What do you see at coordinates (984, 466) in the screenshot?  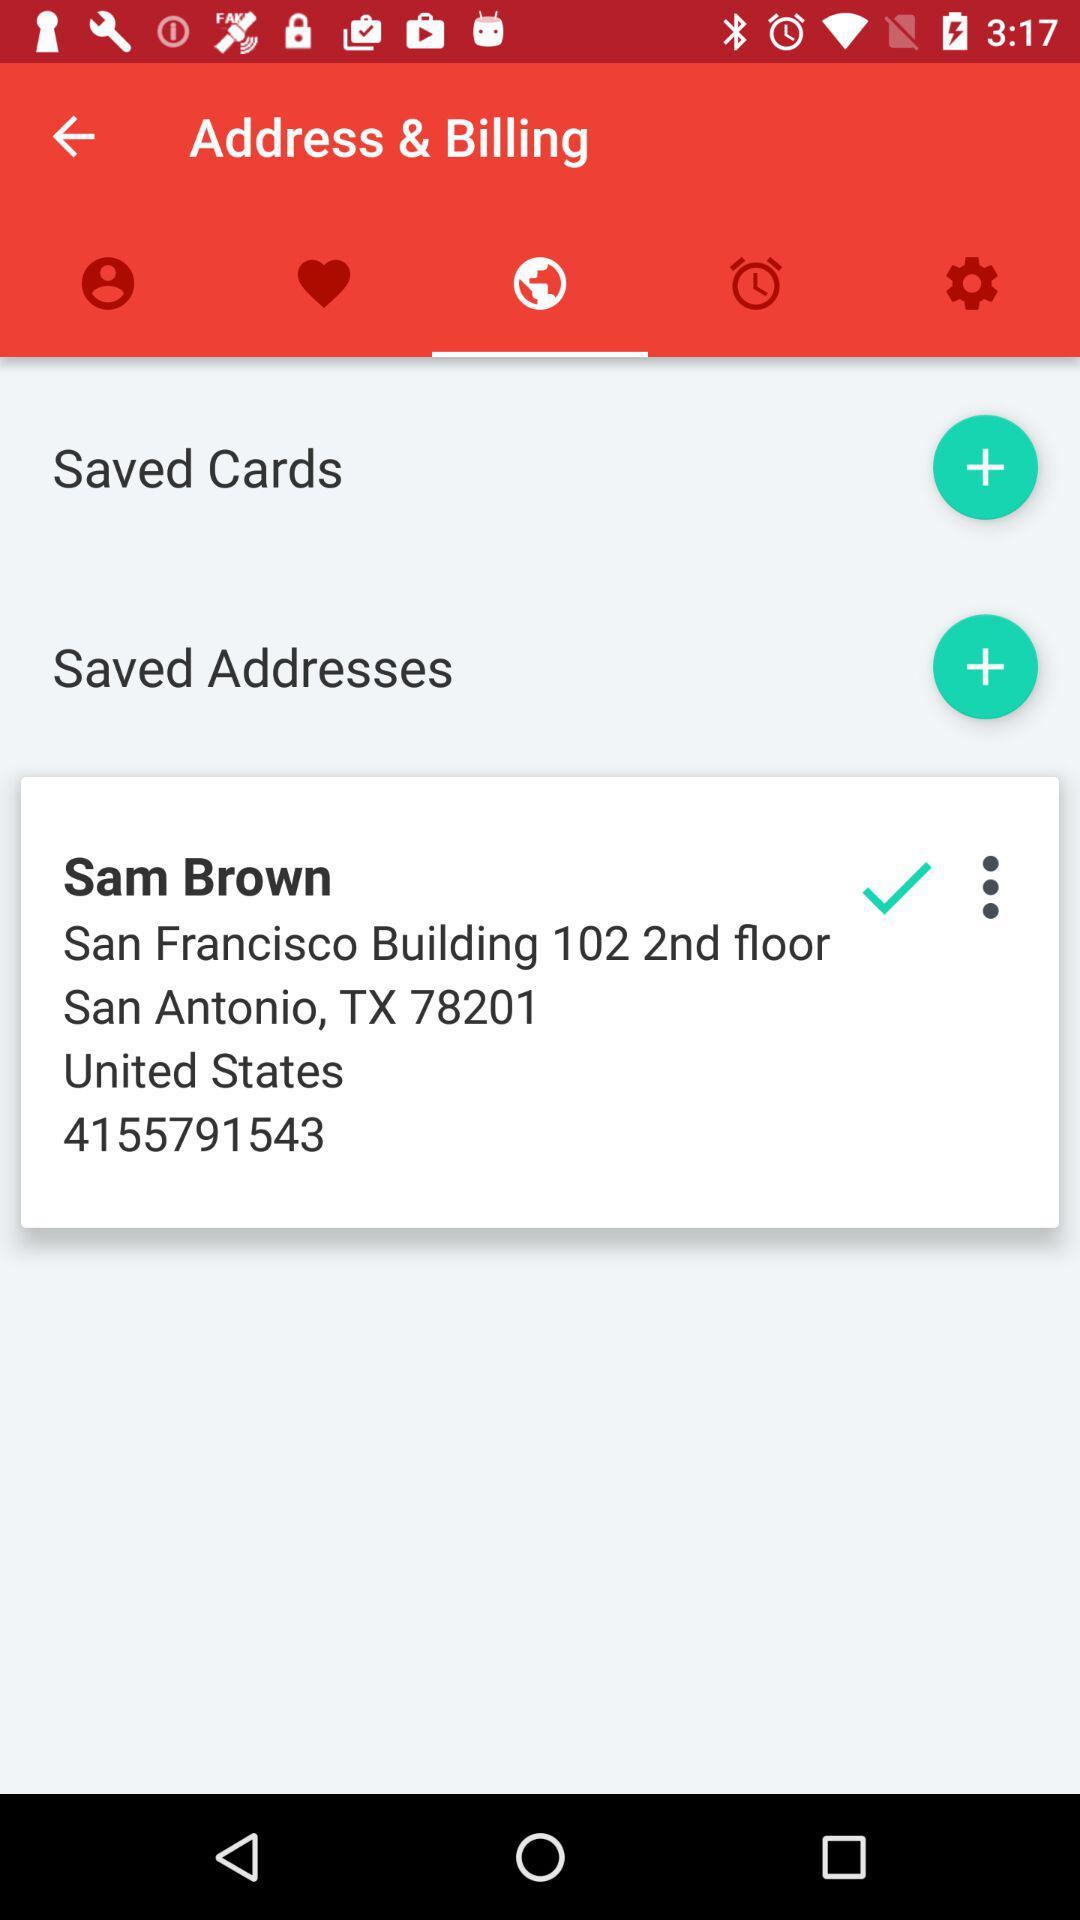 I see `expand saved cards` at bounding box center [984, 466].